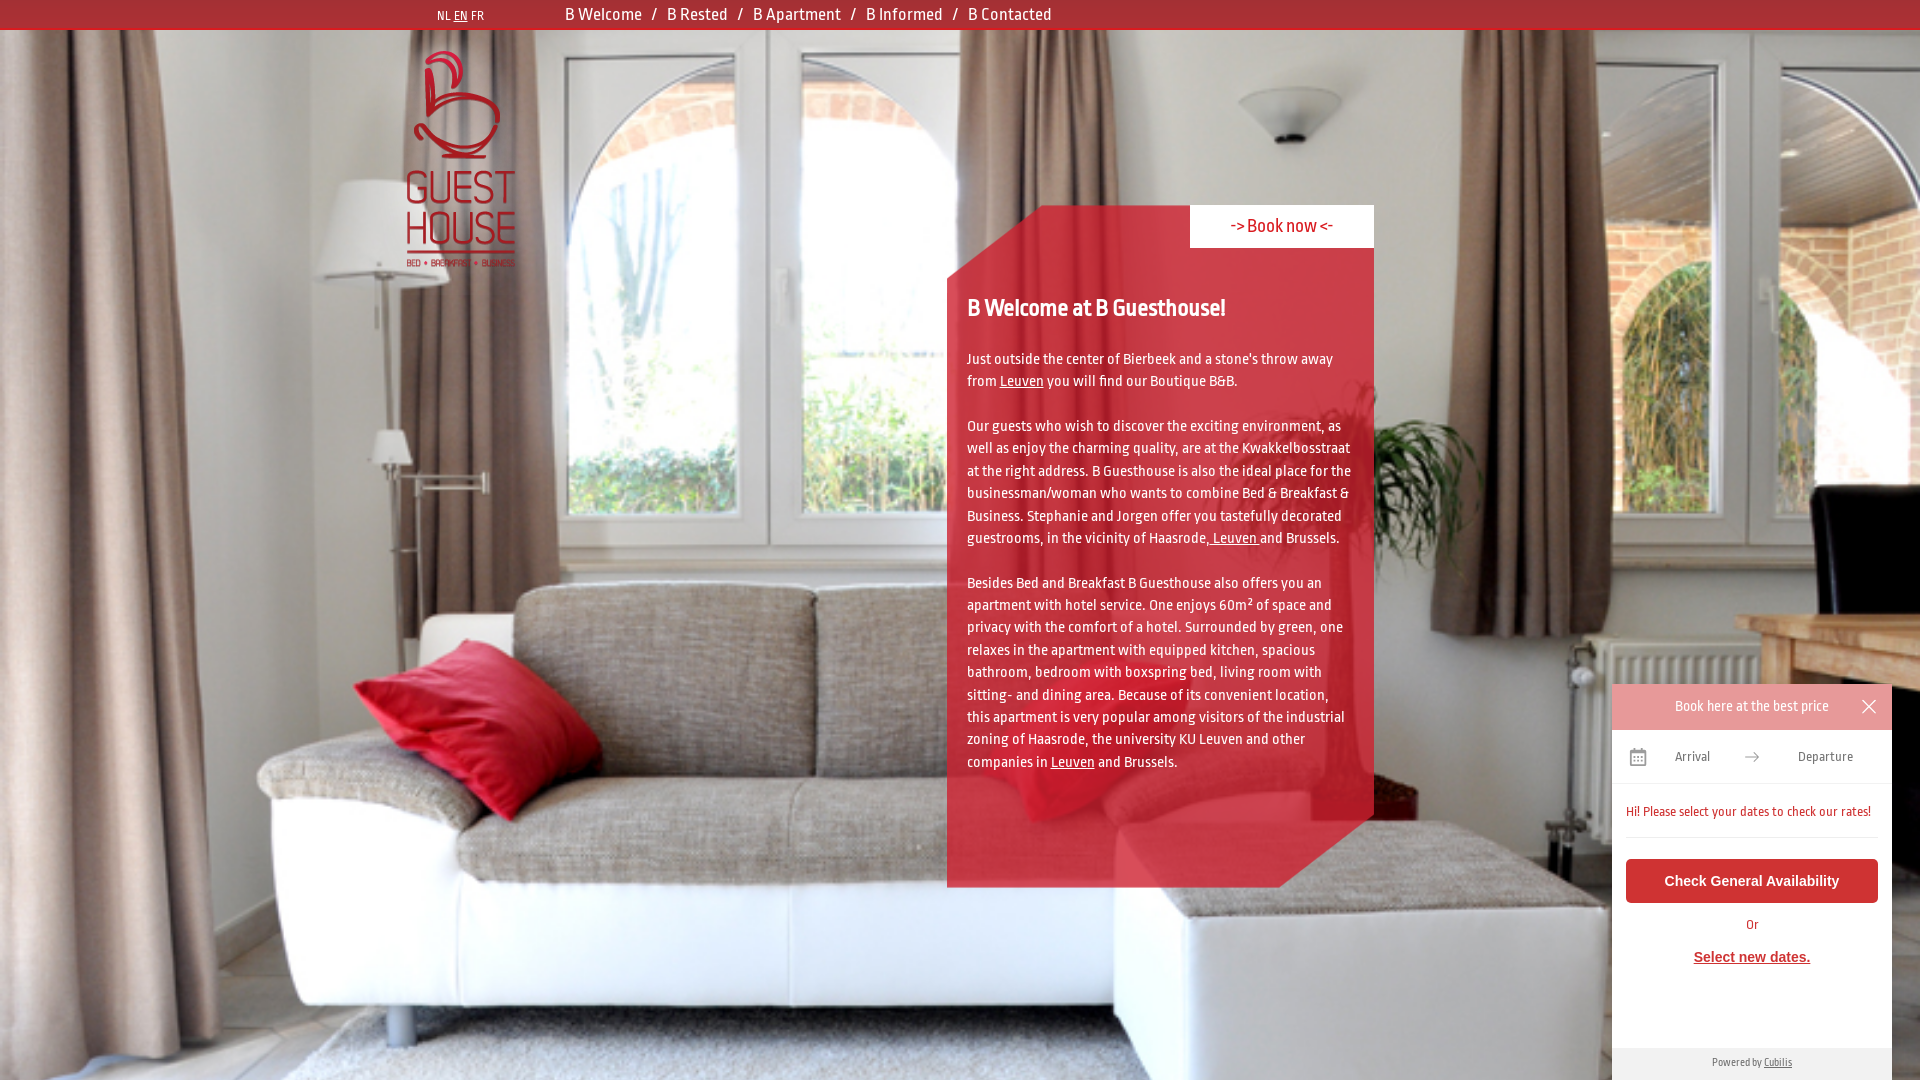 This screenshot has width=1920, height=1080. Describe the element at coordinates (1763, 1062) in the screenshot. I see `'Cubilis'` at that location.